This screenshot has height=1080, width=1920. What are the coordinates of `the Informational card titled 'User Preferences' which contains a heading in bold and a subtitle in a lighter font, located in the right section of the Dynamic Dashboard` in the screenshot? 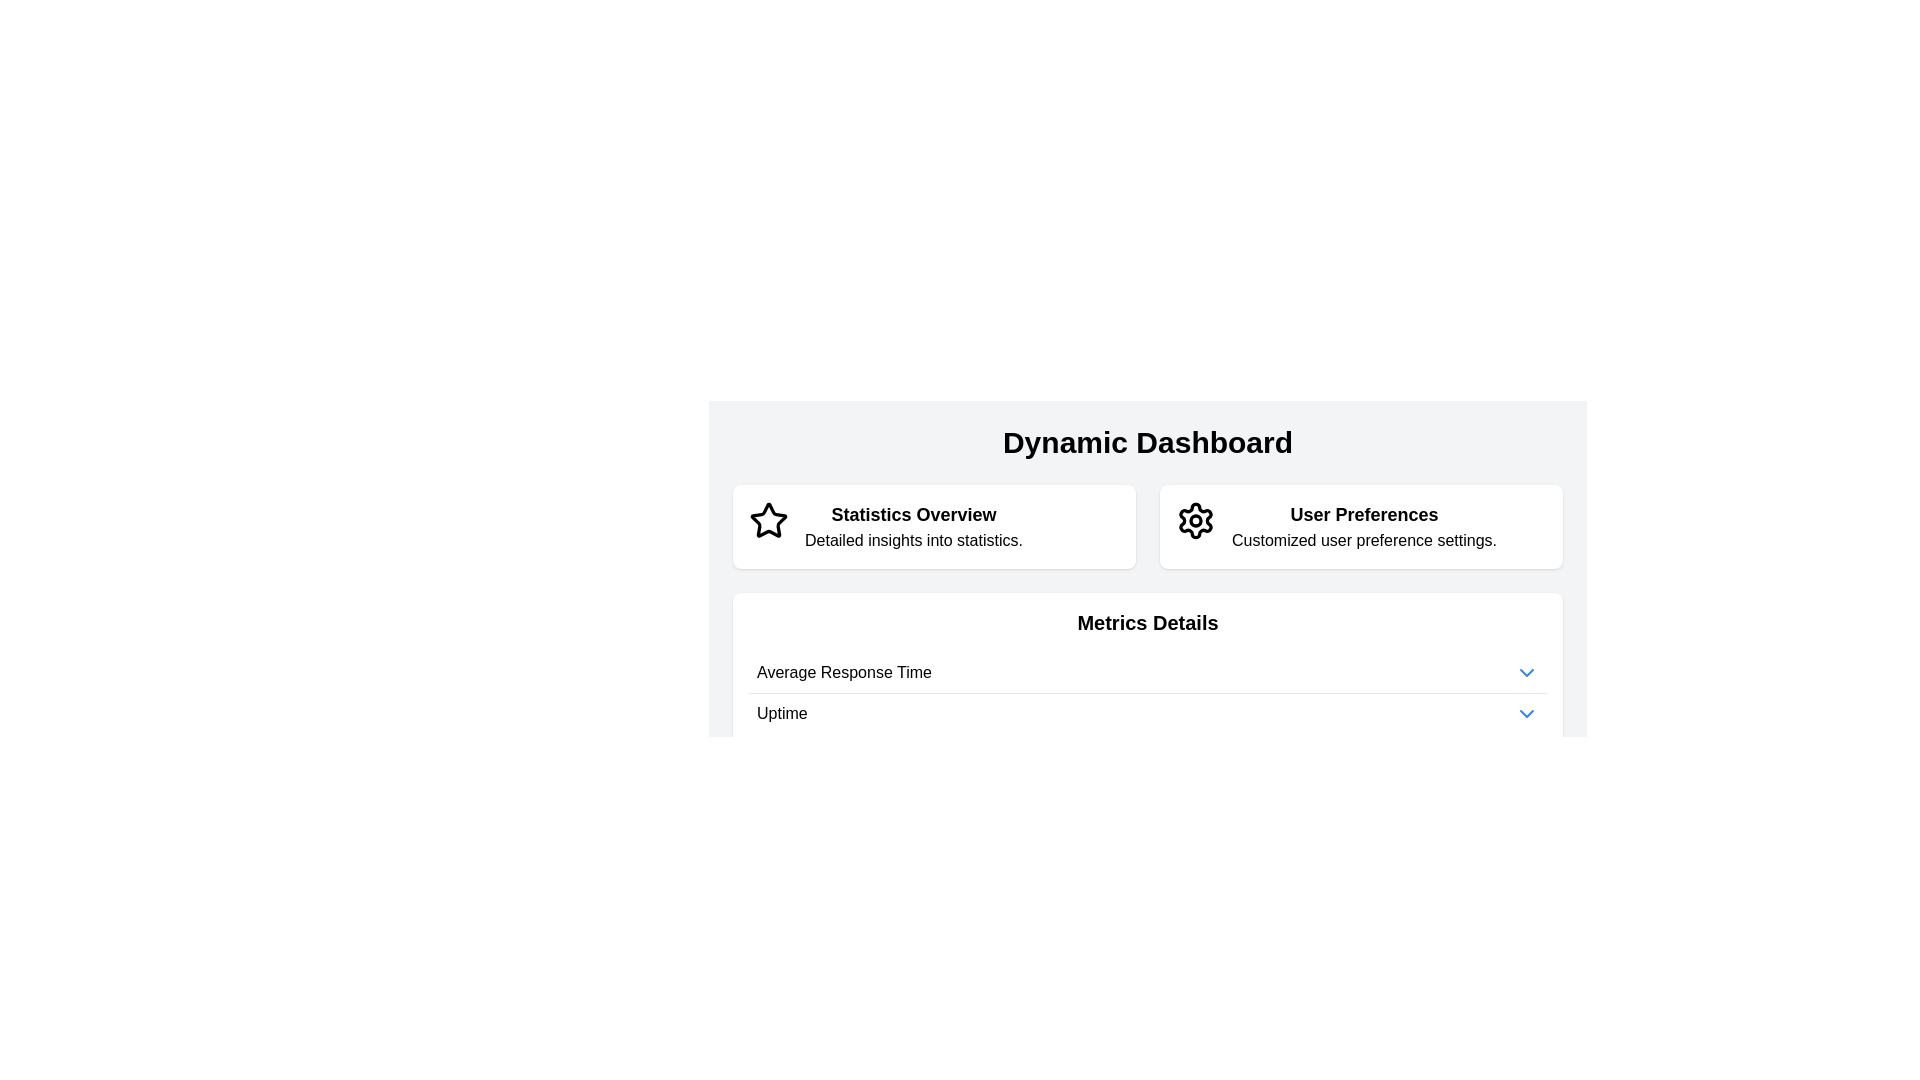 It's located at (1363, 526).